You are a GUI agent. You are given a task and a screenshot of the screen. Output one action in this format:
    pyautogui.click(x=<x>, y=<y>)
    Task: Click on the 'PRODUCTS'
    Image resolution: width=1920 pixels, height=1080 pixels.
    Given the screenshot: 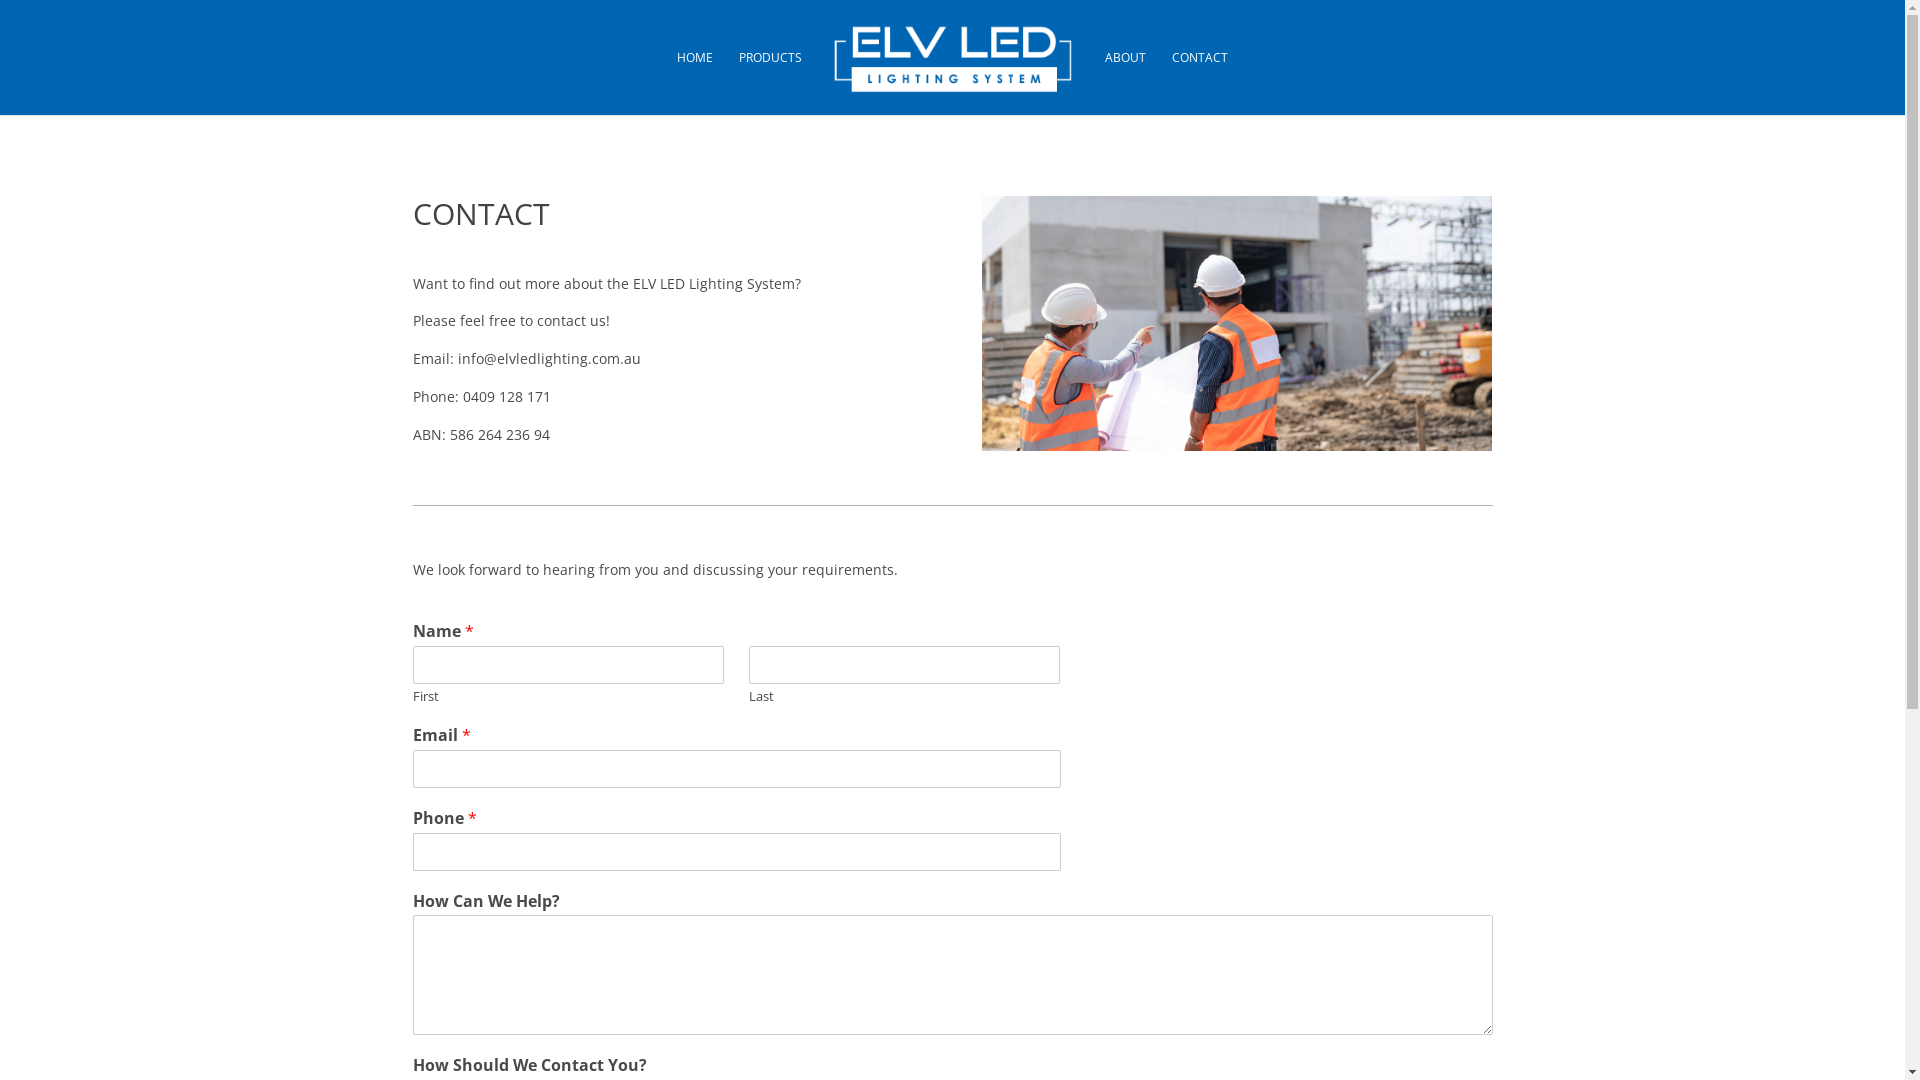 What is the action you would take?
    pyautogui.click(x=769, y=82)
    